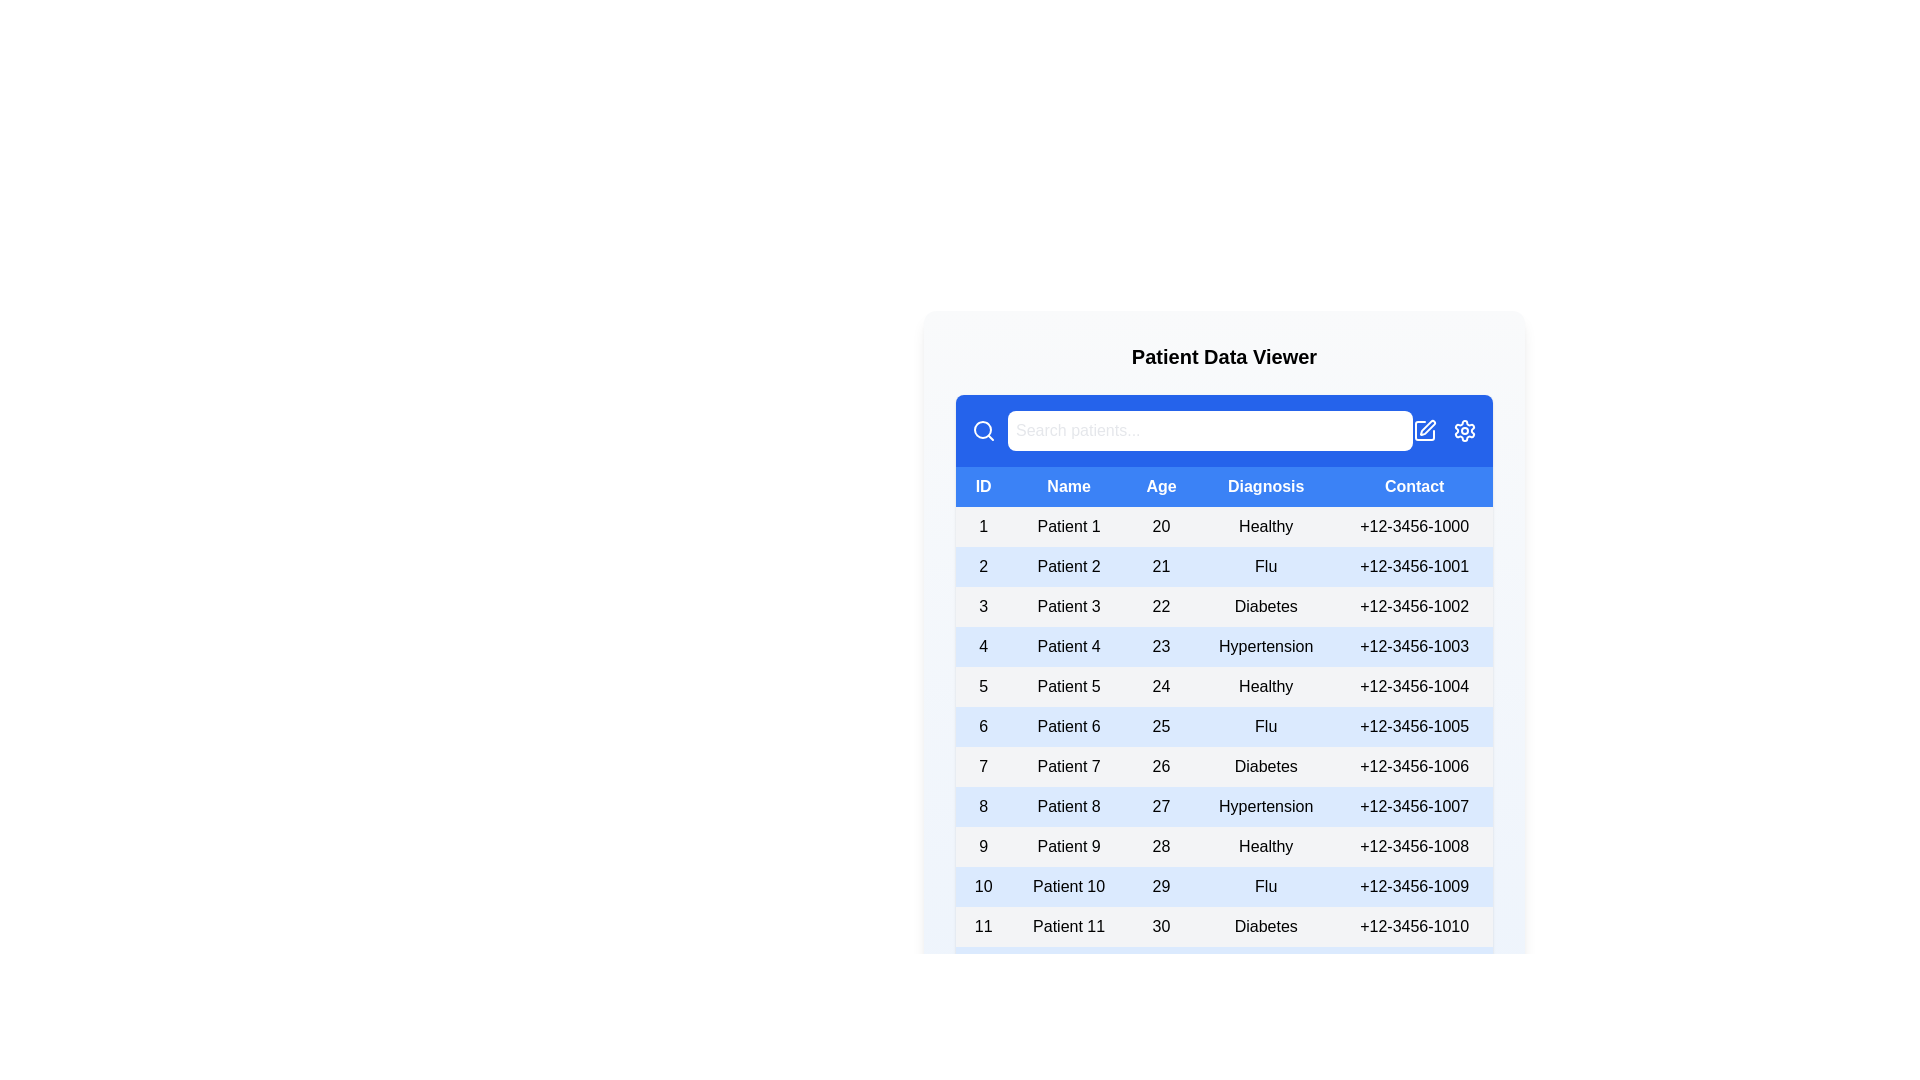 The width and height of the screenshot is (1920, 1080). What do you see at coordinates (983, 486) in the screenshot?
I see `the column header ID to sort the table by that column` at bounding box center [983, 486].